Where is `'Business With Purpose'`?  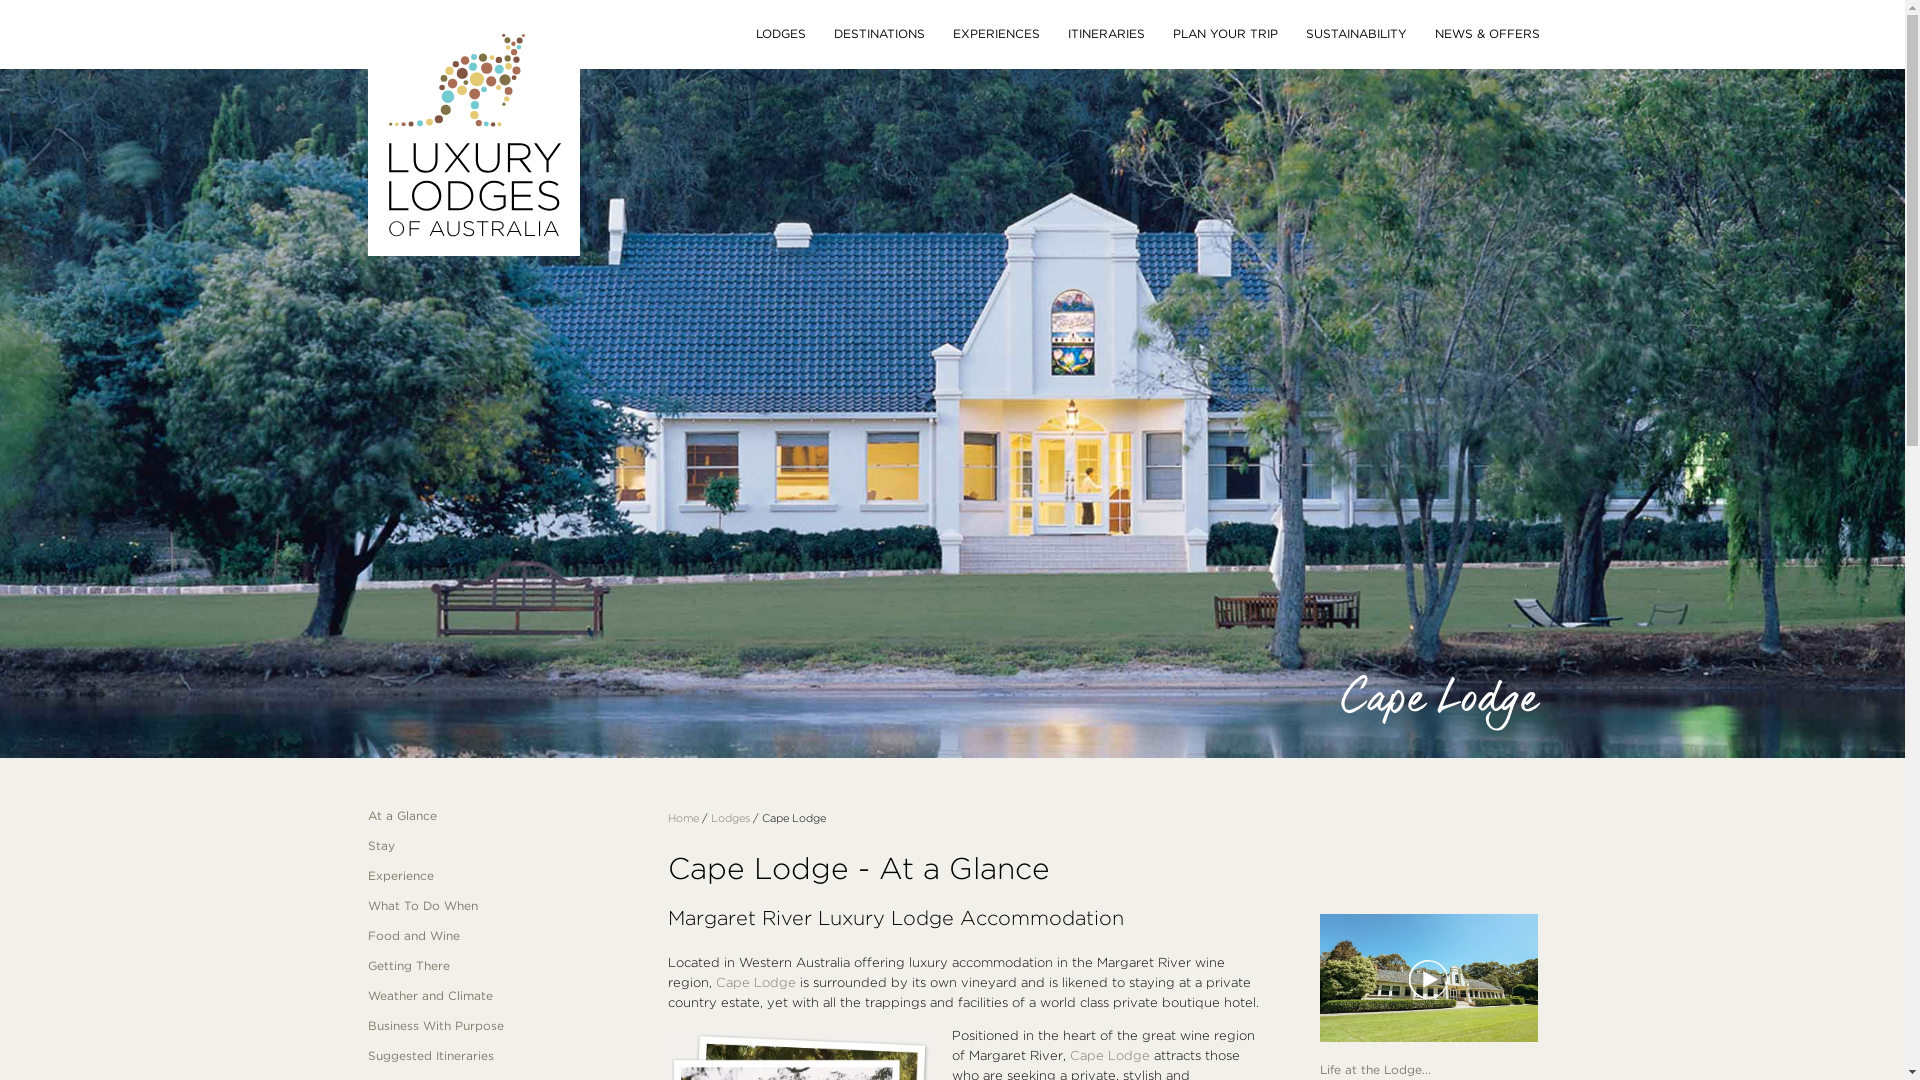 'Business With Purpose' is located at coordinates (503, 1026).